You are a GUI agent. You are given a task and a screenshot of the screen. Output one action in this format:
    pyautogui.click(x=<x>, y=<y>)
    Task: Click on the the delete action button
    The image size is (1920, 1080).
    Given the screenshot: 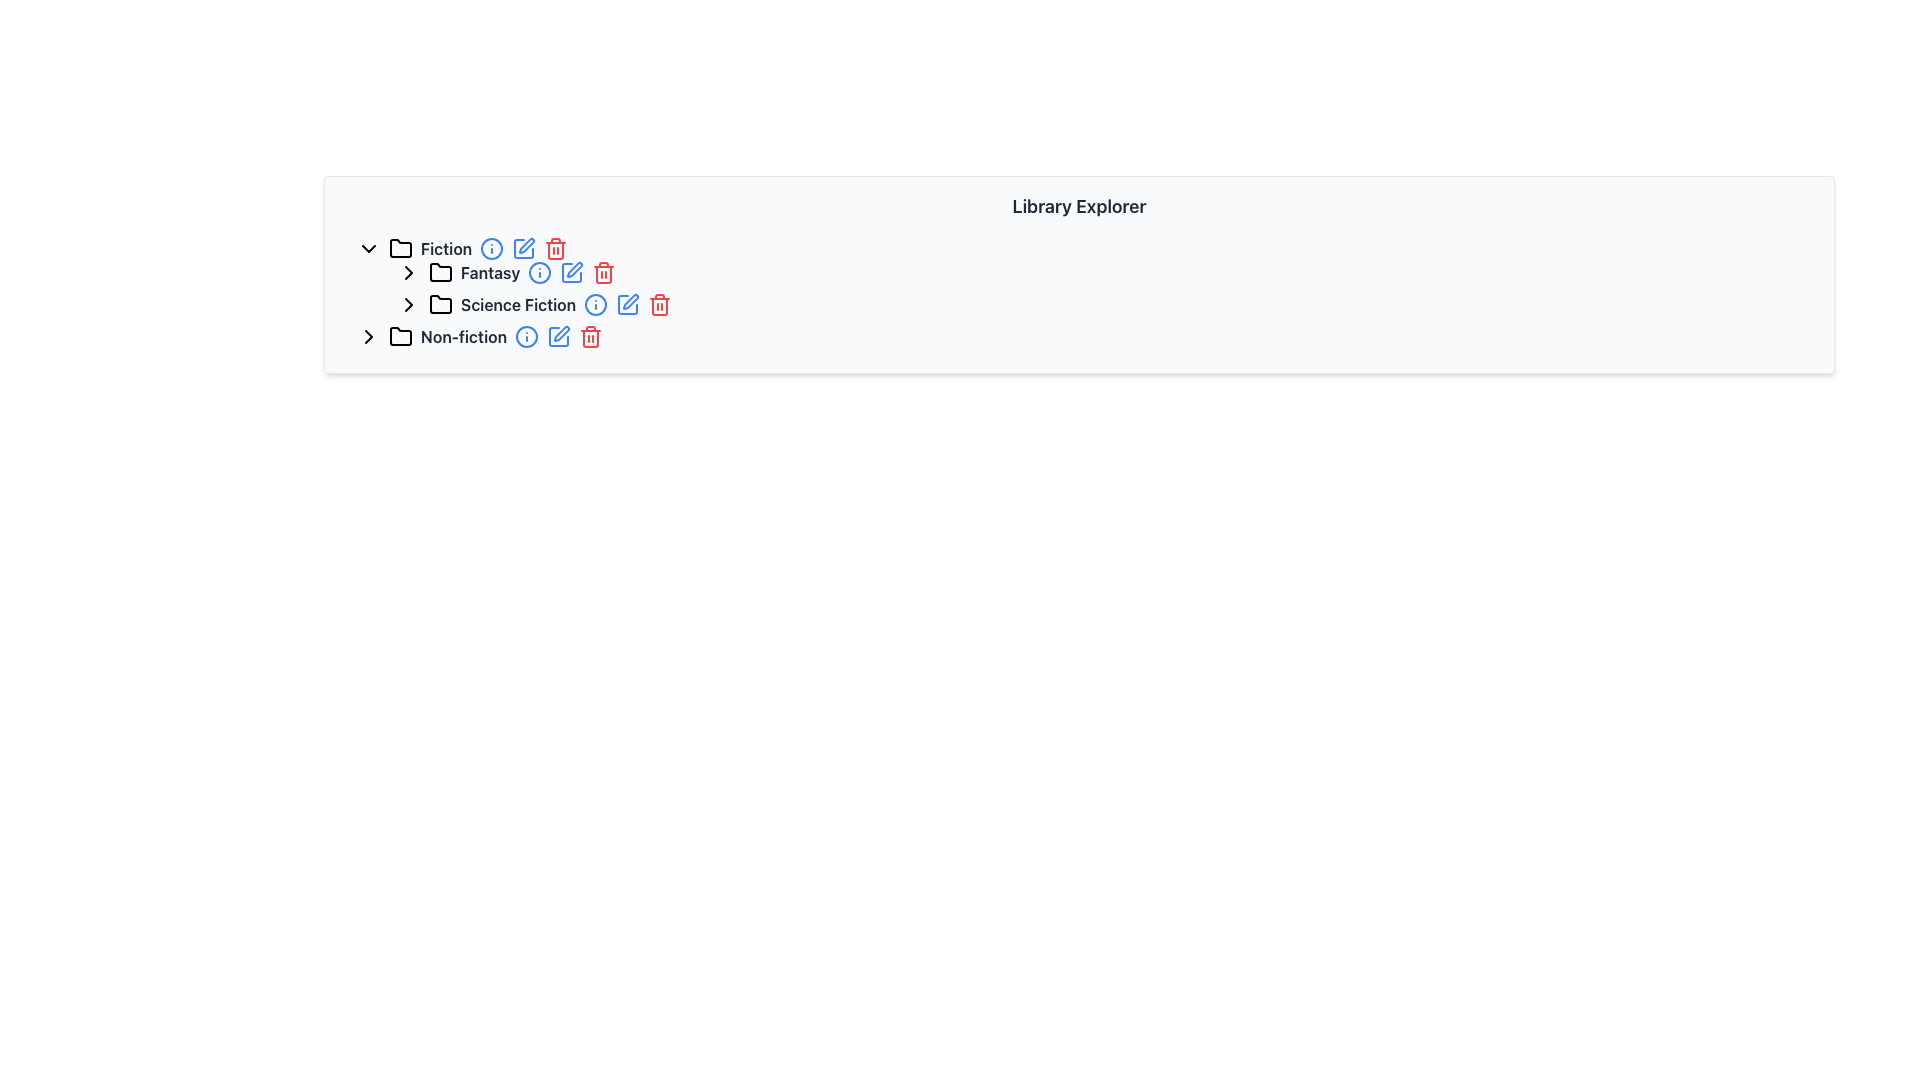 What is the action you would take?
    pyautogui.click(x=556, y=248)
    